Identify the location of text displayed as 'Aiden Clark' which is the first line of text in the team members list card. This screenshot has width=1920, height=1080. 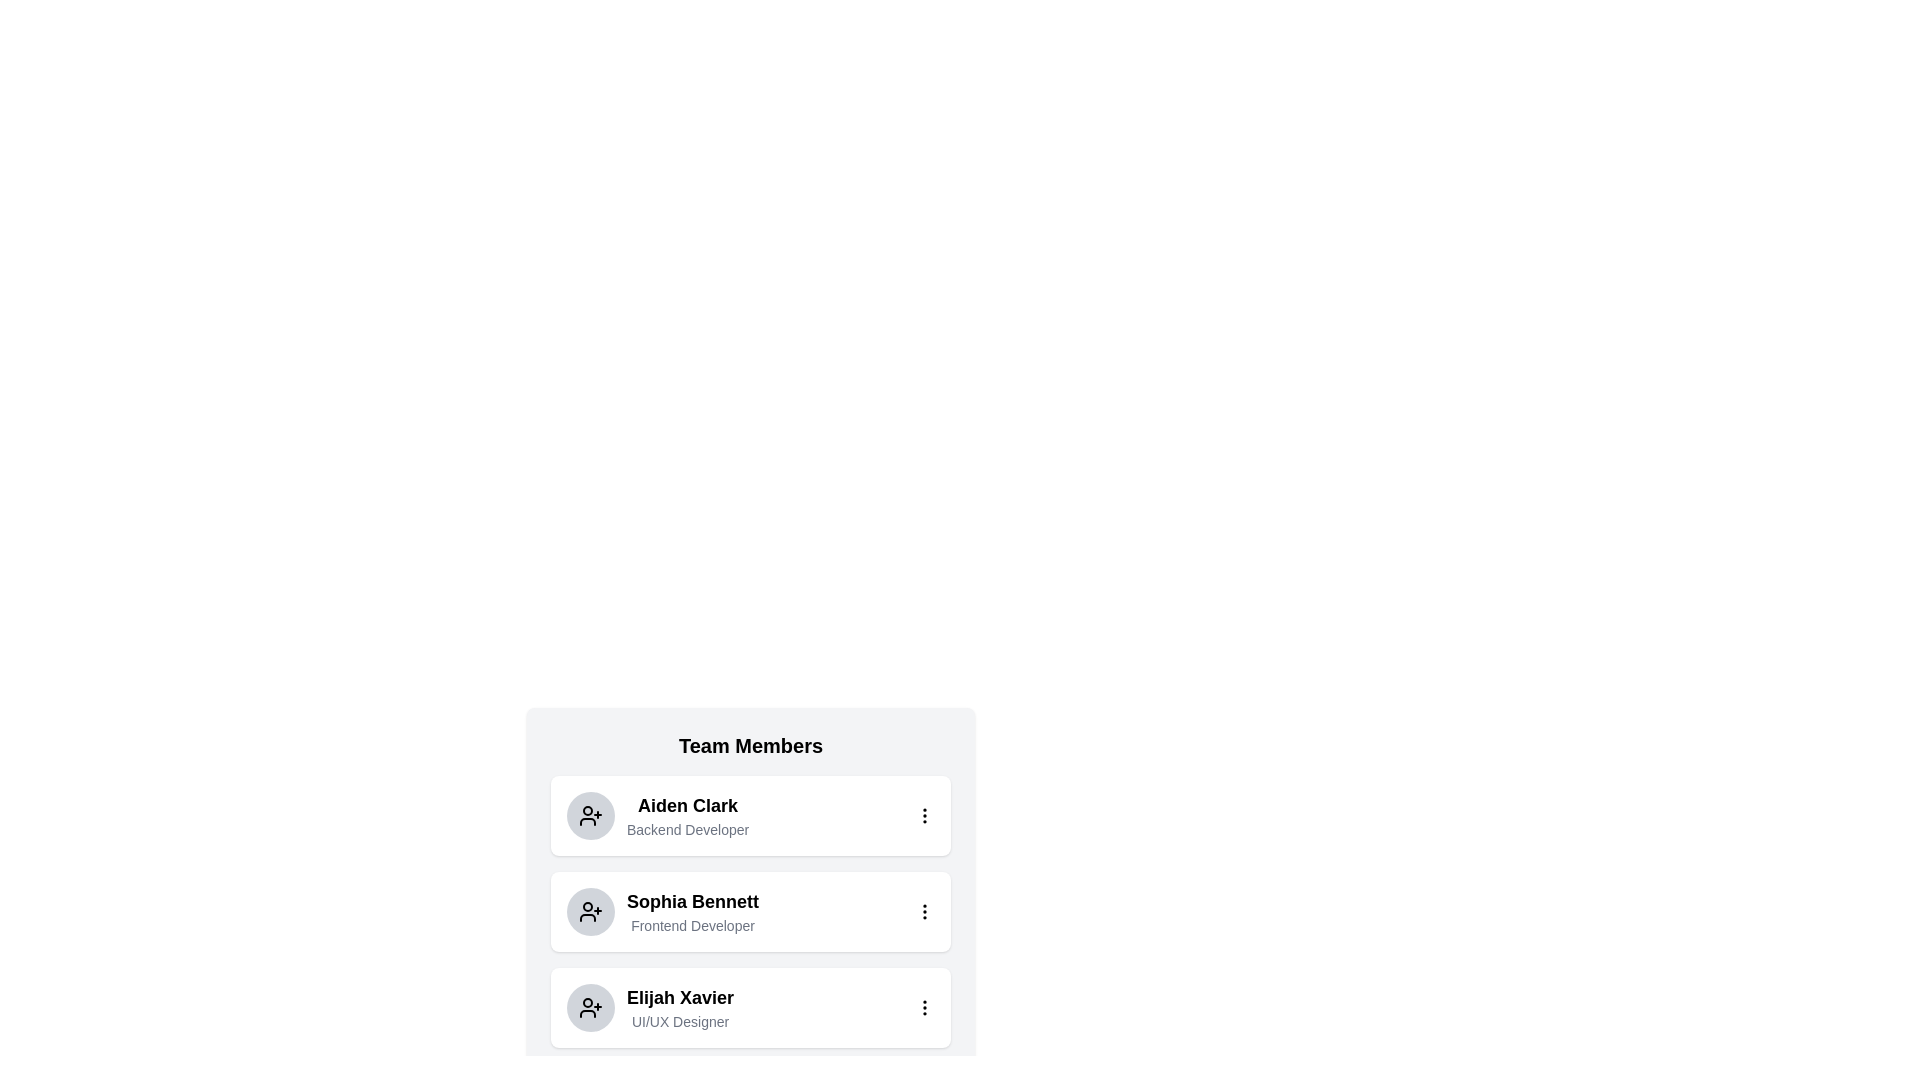
(688, 805).